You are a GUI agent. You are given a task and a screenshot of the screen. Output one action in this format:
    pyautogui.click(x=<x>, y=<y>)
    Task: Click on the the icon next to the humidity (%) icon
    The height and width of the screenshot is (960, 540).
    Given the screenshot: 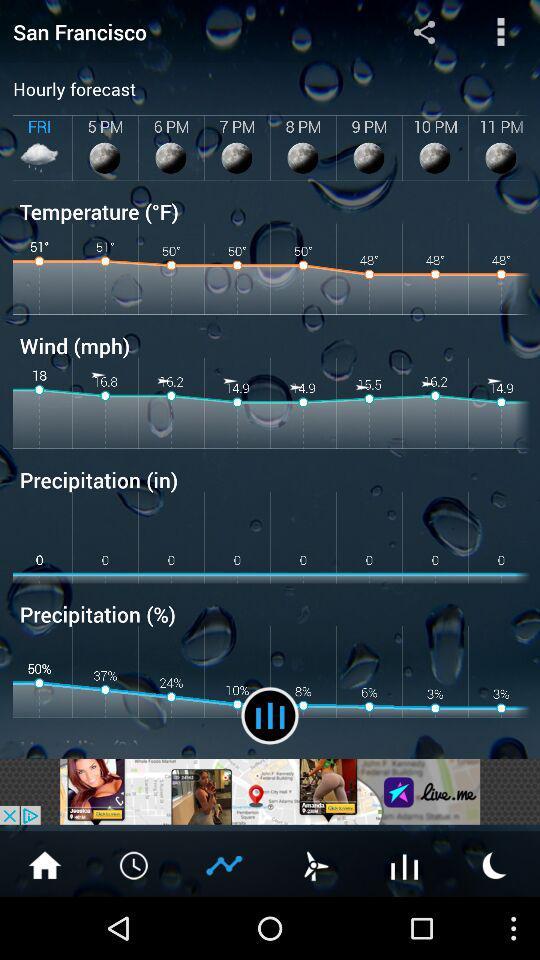 What is the action you would take?
    pyautogui.click(x=270, y=715)
    